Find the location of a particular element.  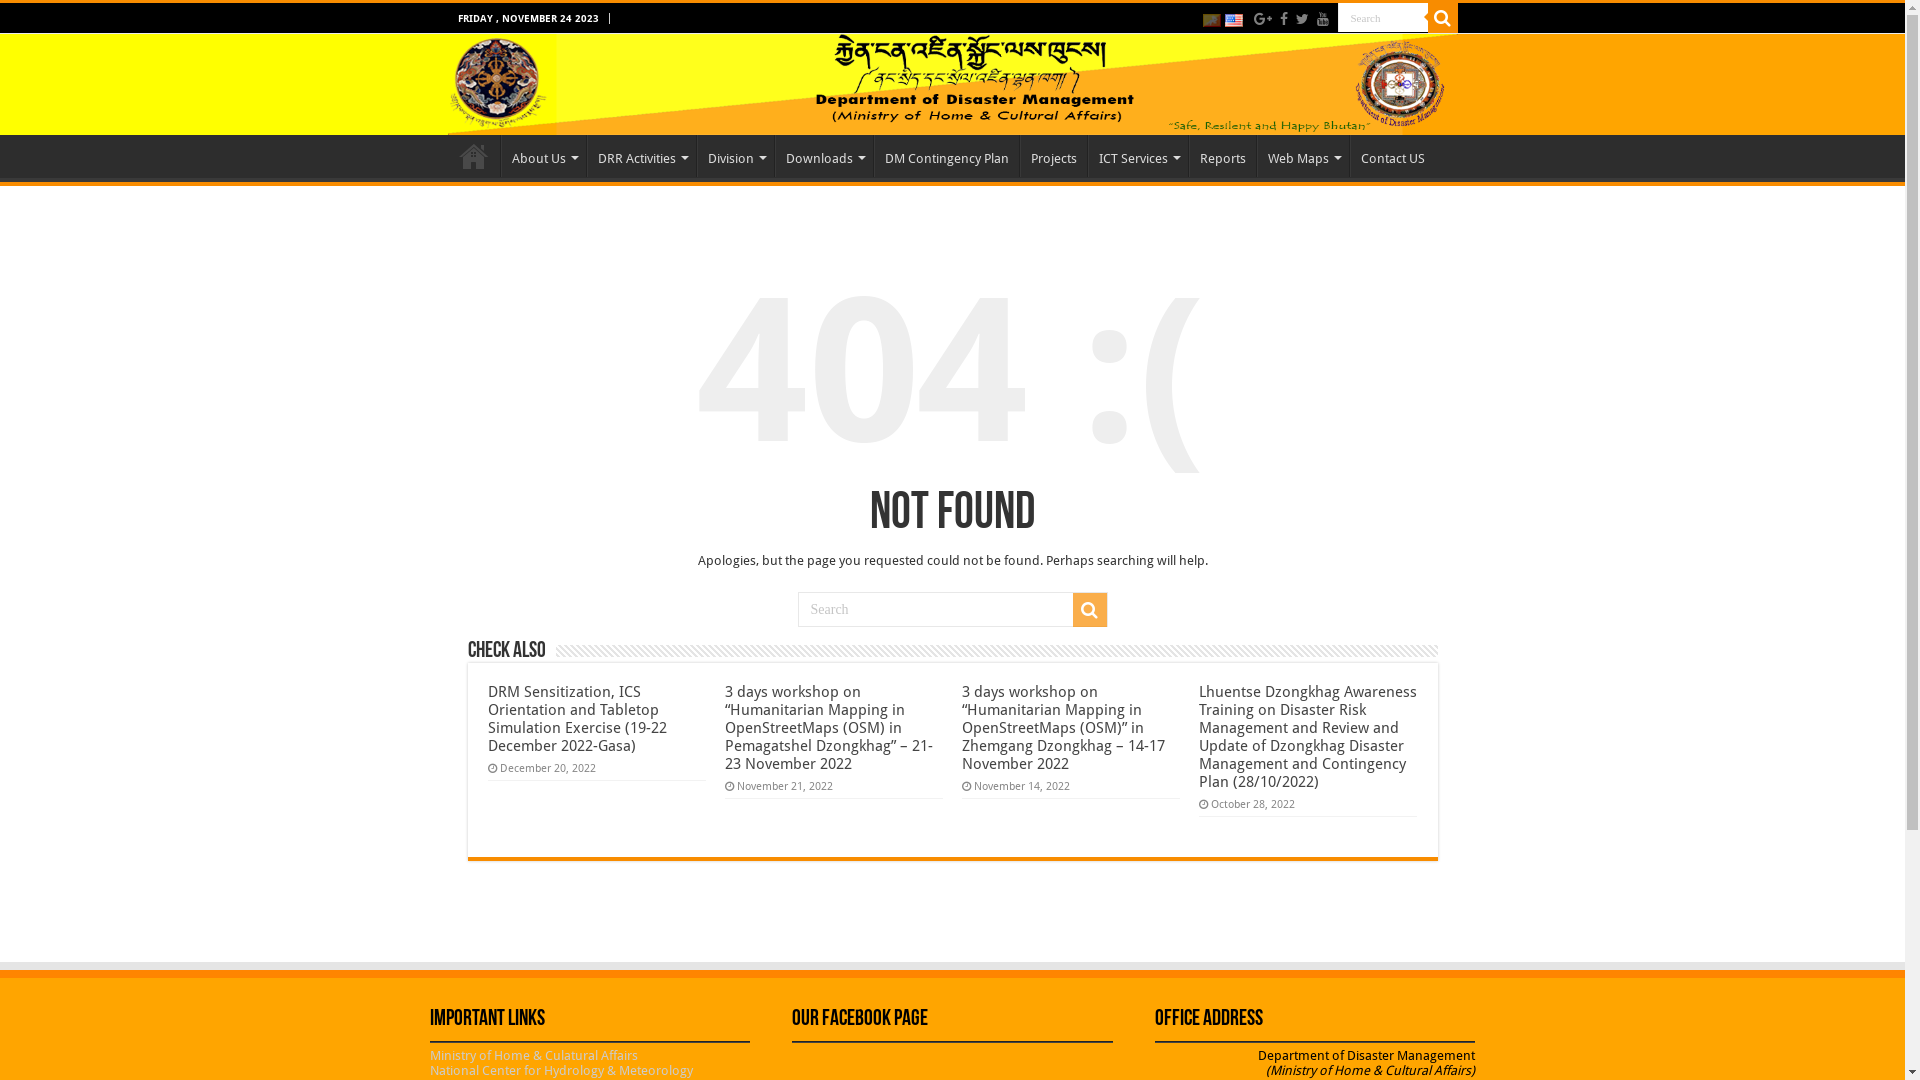

'Web Maps' is located at coordinates (1301, 154).